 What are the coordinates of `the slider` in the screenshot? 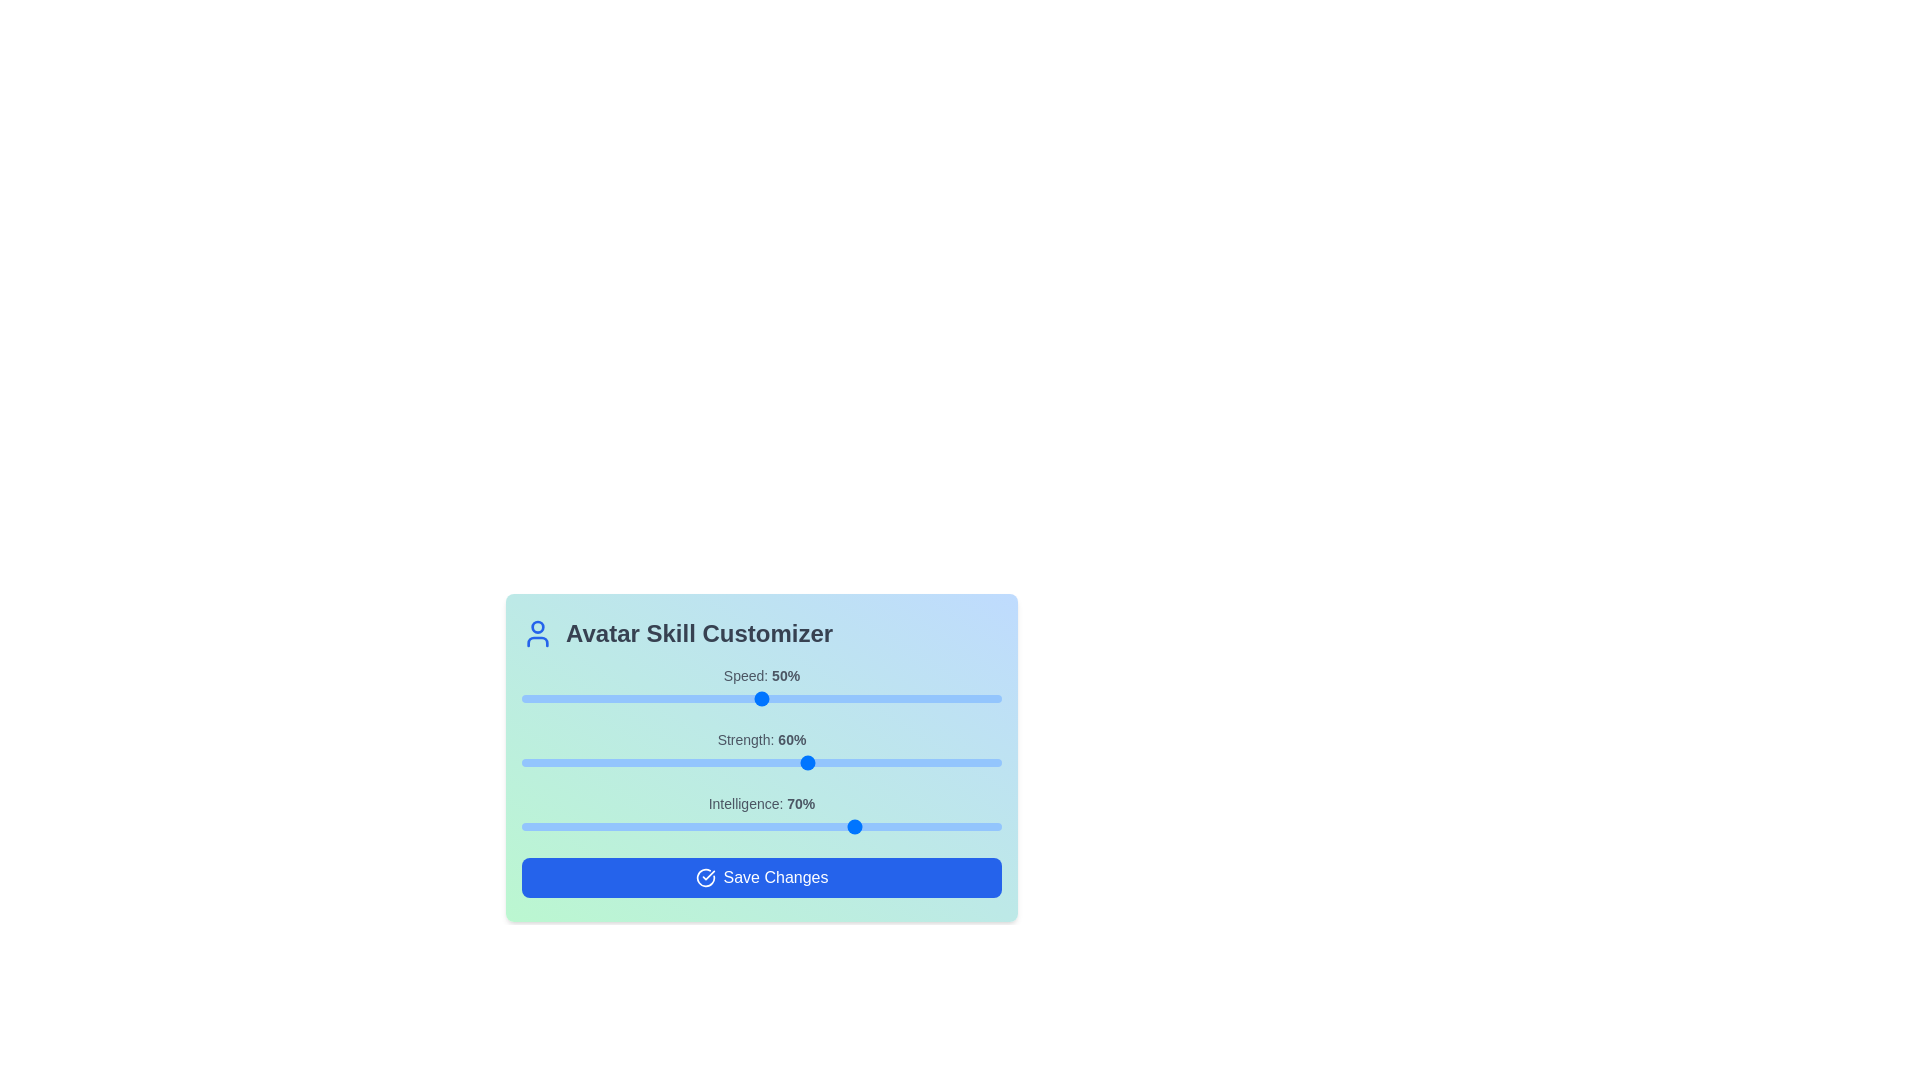 It's located at (690, 826).